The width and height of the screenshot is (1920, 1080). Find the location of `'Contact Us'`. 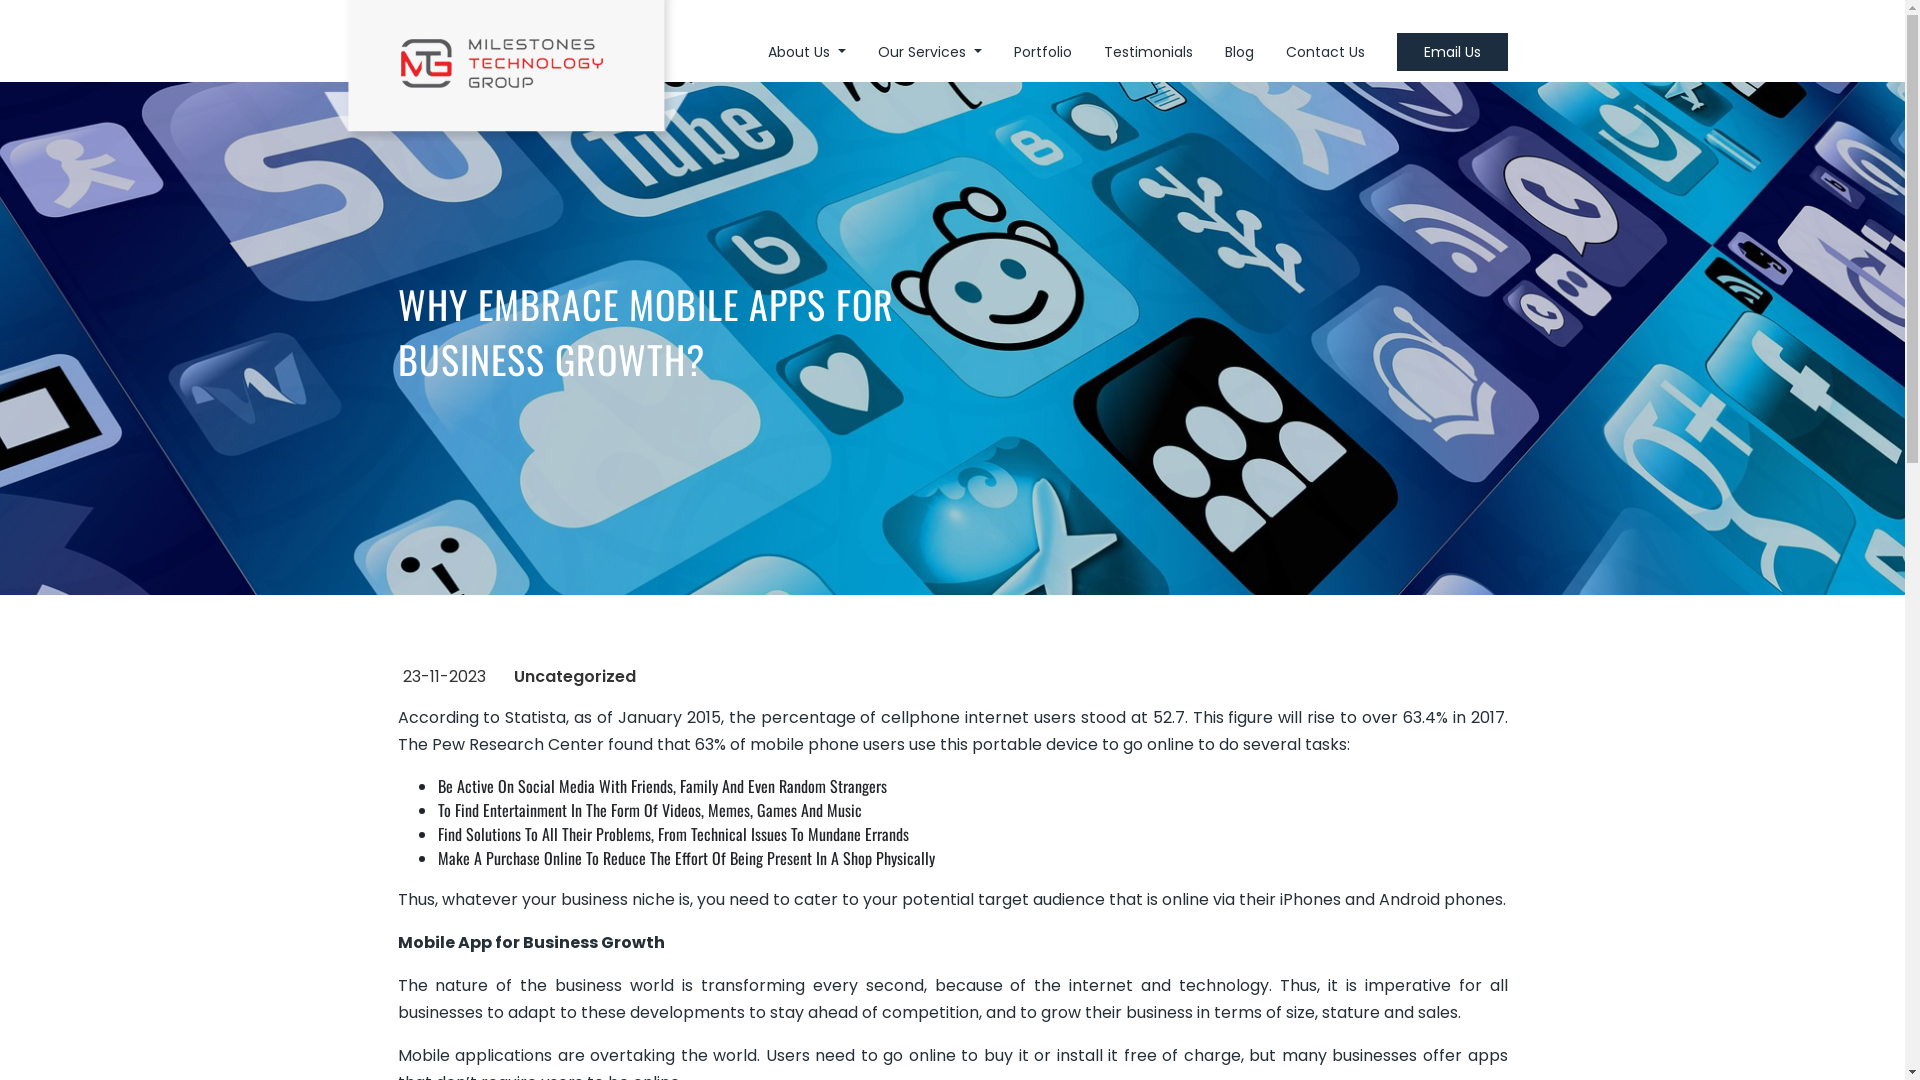

'Contact Us' is located at coordinates (1325, 50).